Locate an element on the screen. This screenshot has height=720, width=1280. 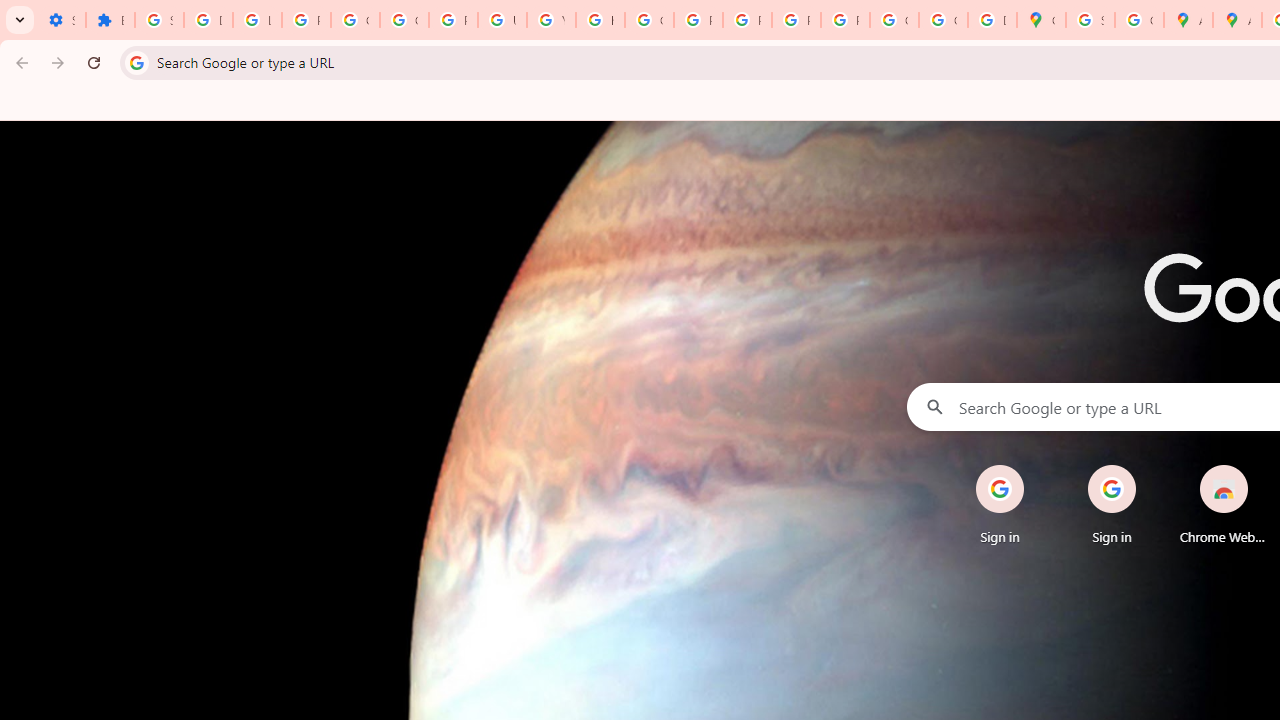
'YouTube' is located at coordinates (551, 20).